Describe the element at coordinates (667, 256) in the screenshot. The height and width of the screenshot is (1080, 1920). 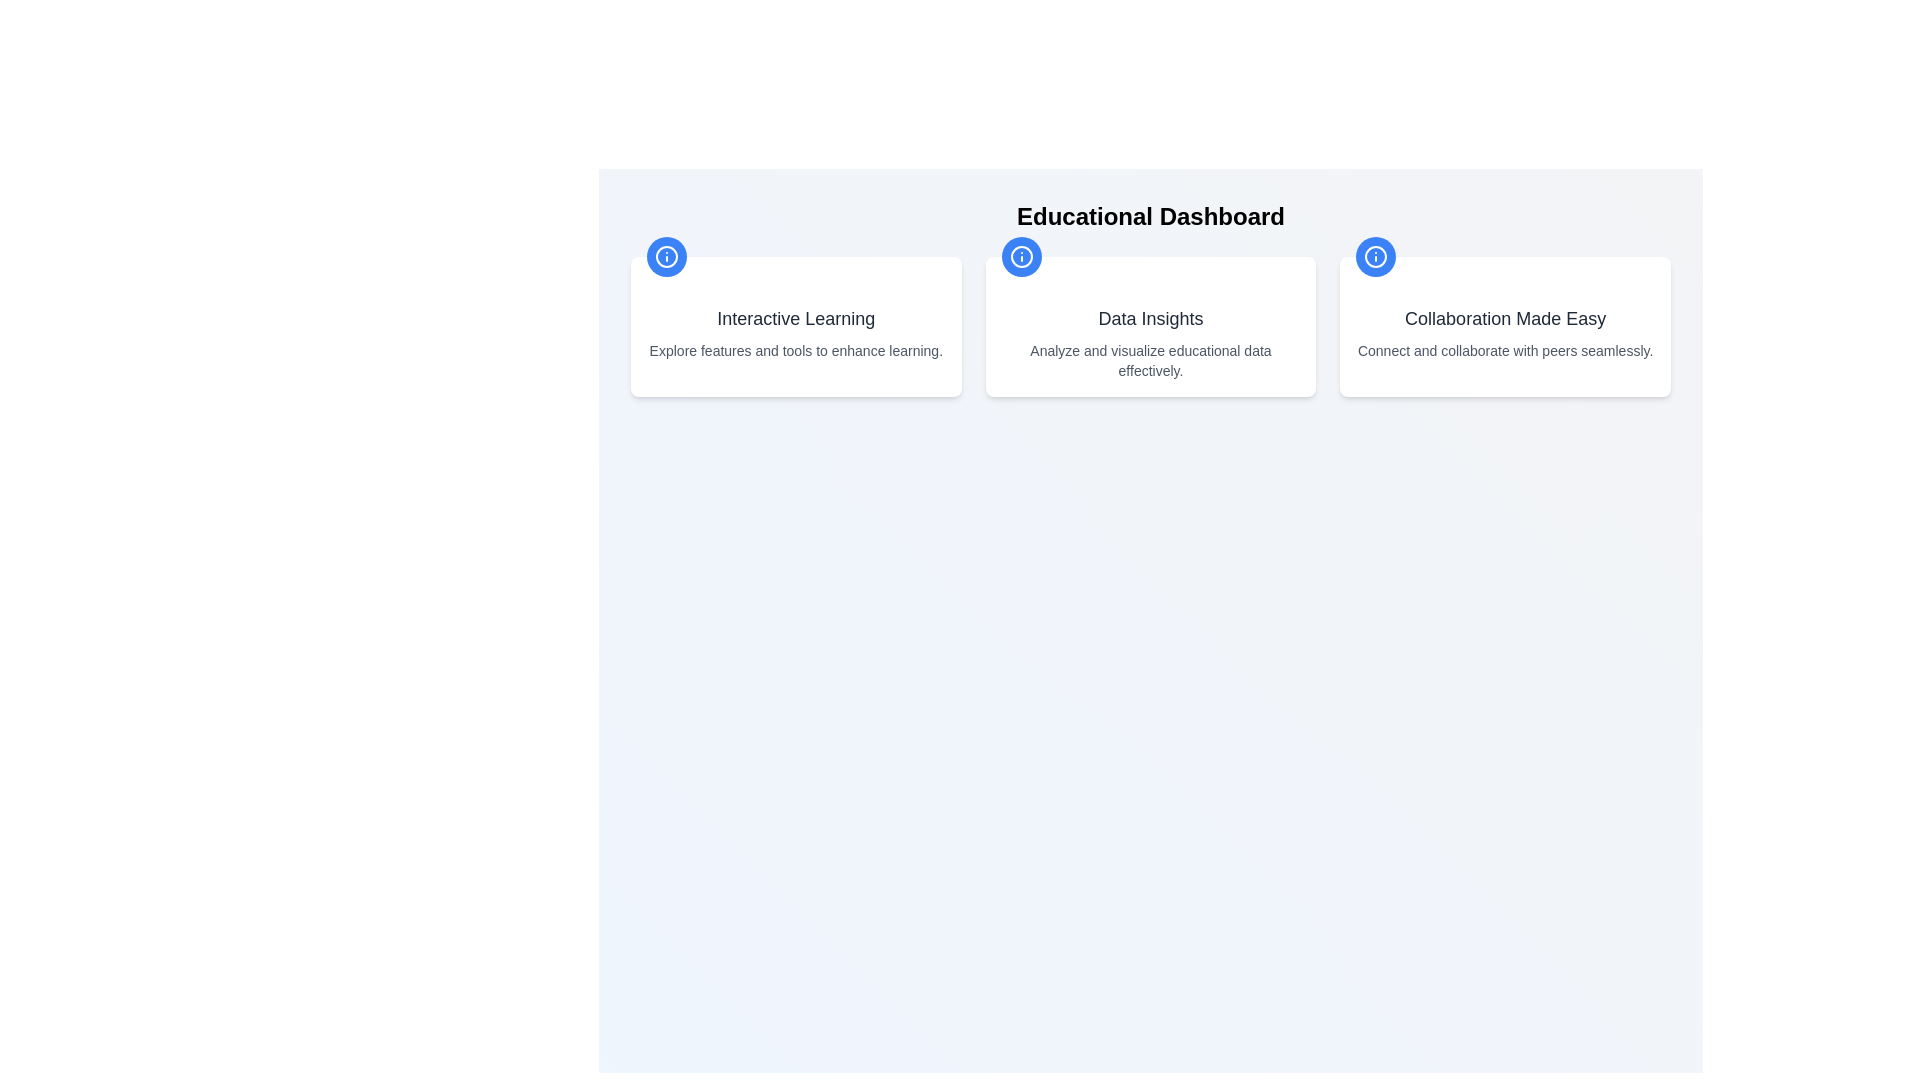
I see `the graphical context of the decorative icon positioned at the top-left corner of the 'Interactive Learning' card` at that location.